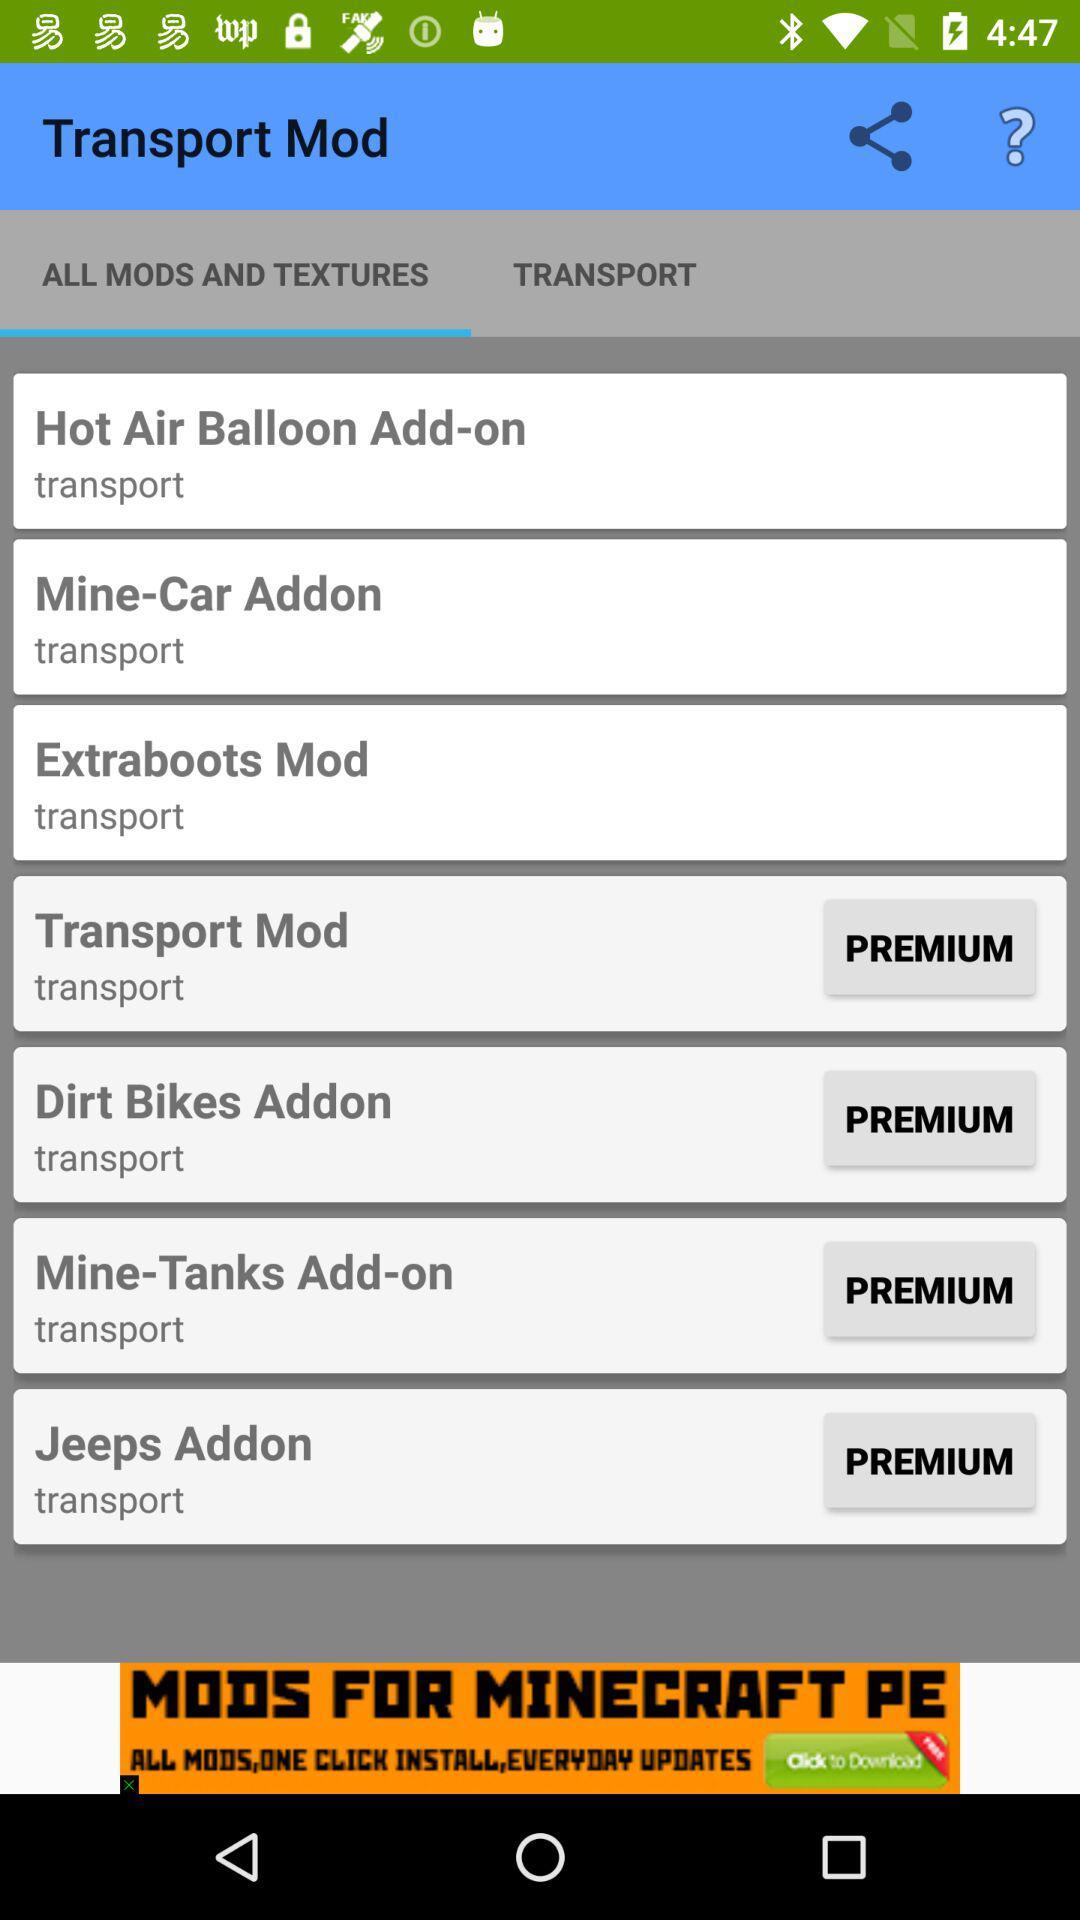 Image resolution: width=1080 pixels, height=1920 pixels. I want to click on the icon below the transport item, so click(423, 1098).